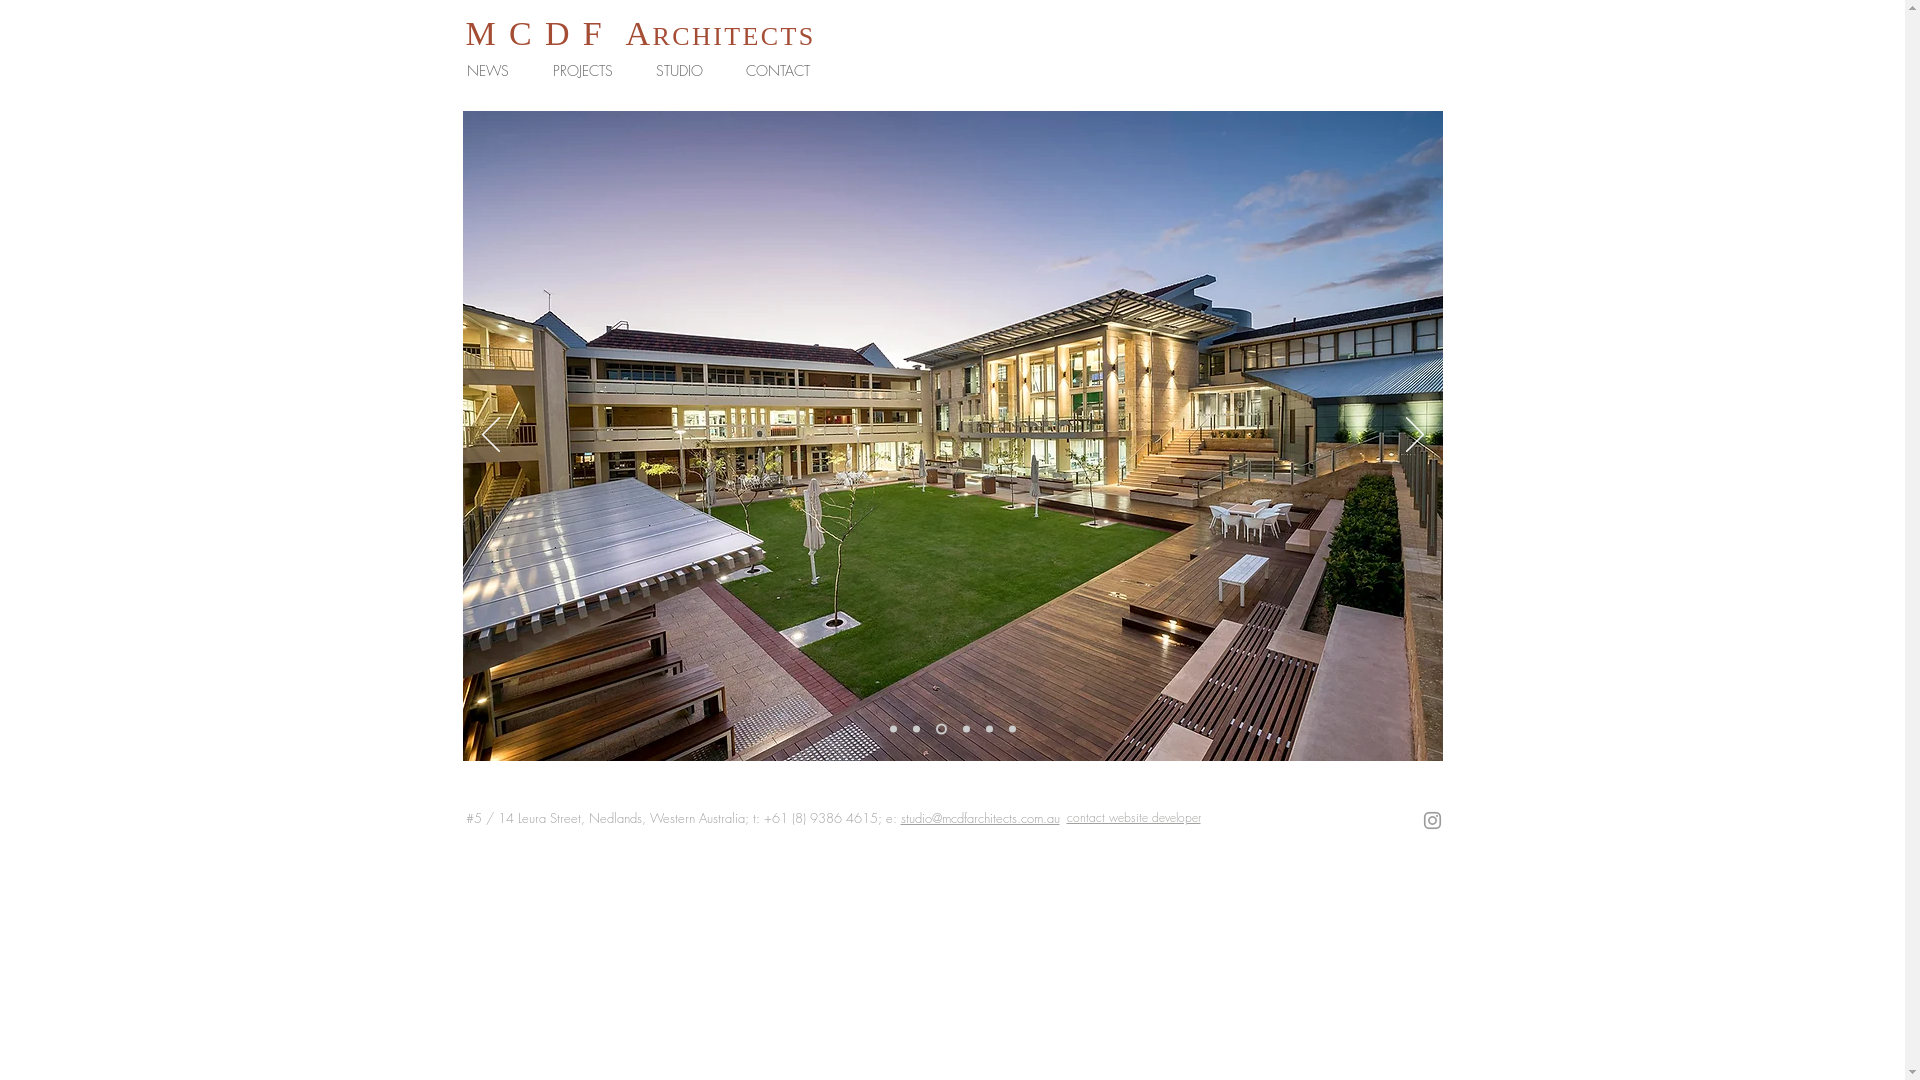  What do you see at coordinates (685, 69) in the screenshot?
I see `'STUDIO'` at bounding box center [685, 69].